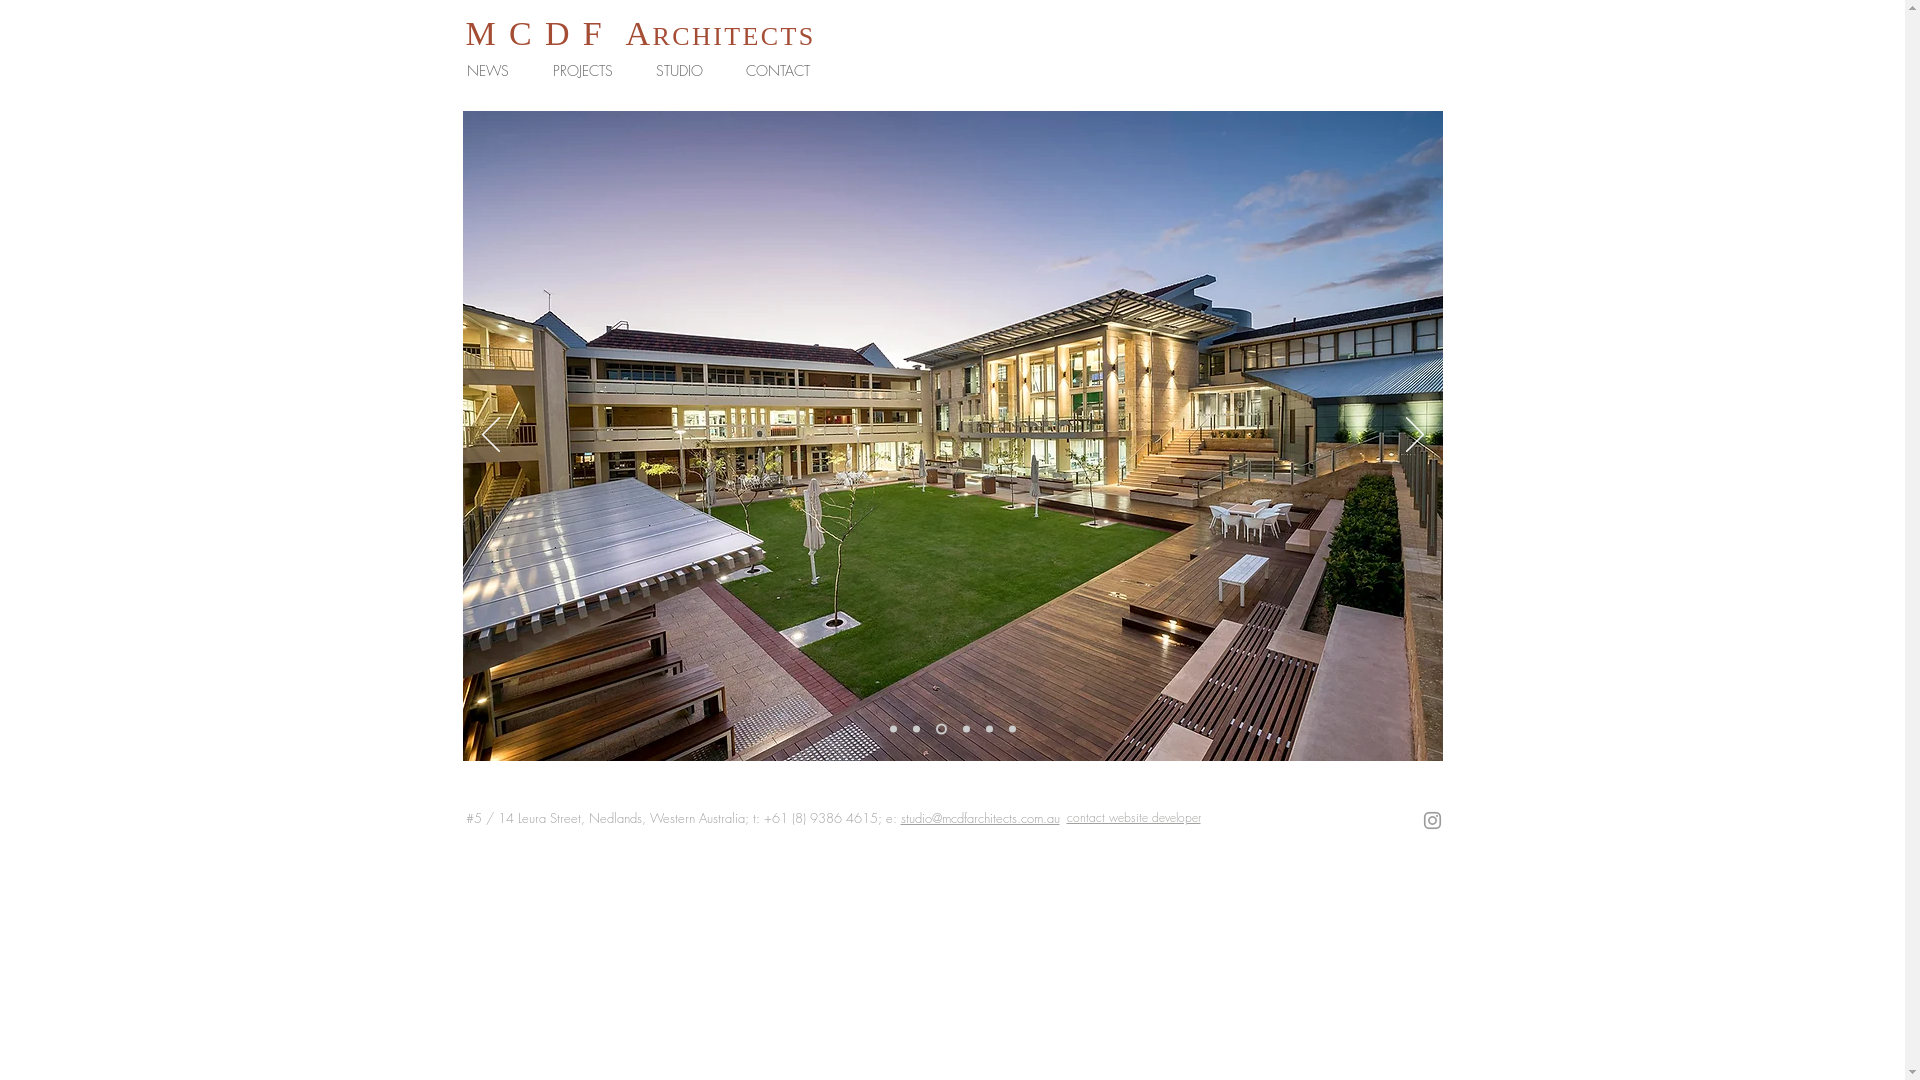  What do you see at coordinates (685, 69) in the screenshot?
I see `'STUDIO'` at bounding box center [685, 69].